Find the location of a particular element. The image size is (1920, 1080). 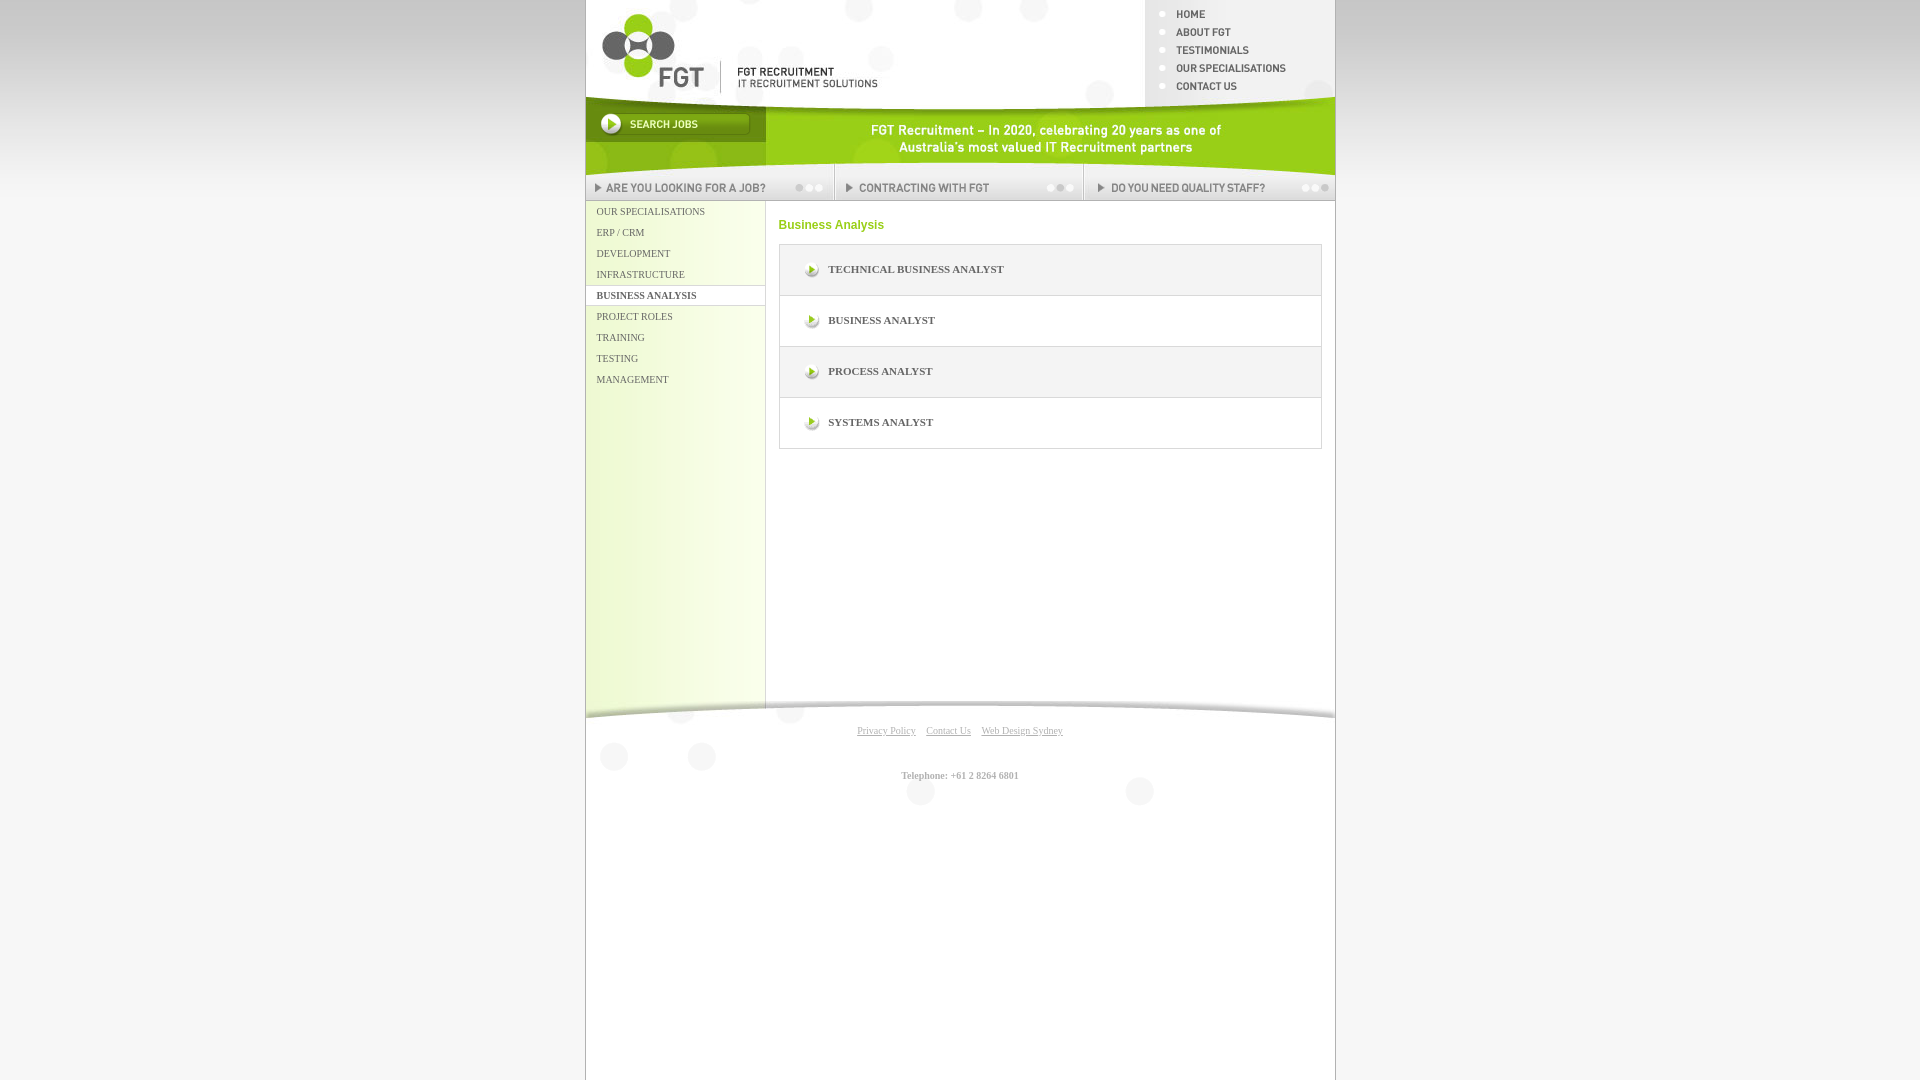

'INFRASTRUCTURE' is located at coordinates (676, 274).